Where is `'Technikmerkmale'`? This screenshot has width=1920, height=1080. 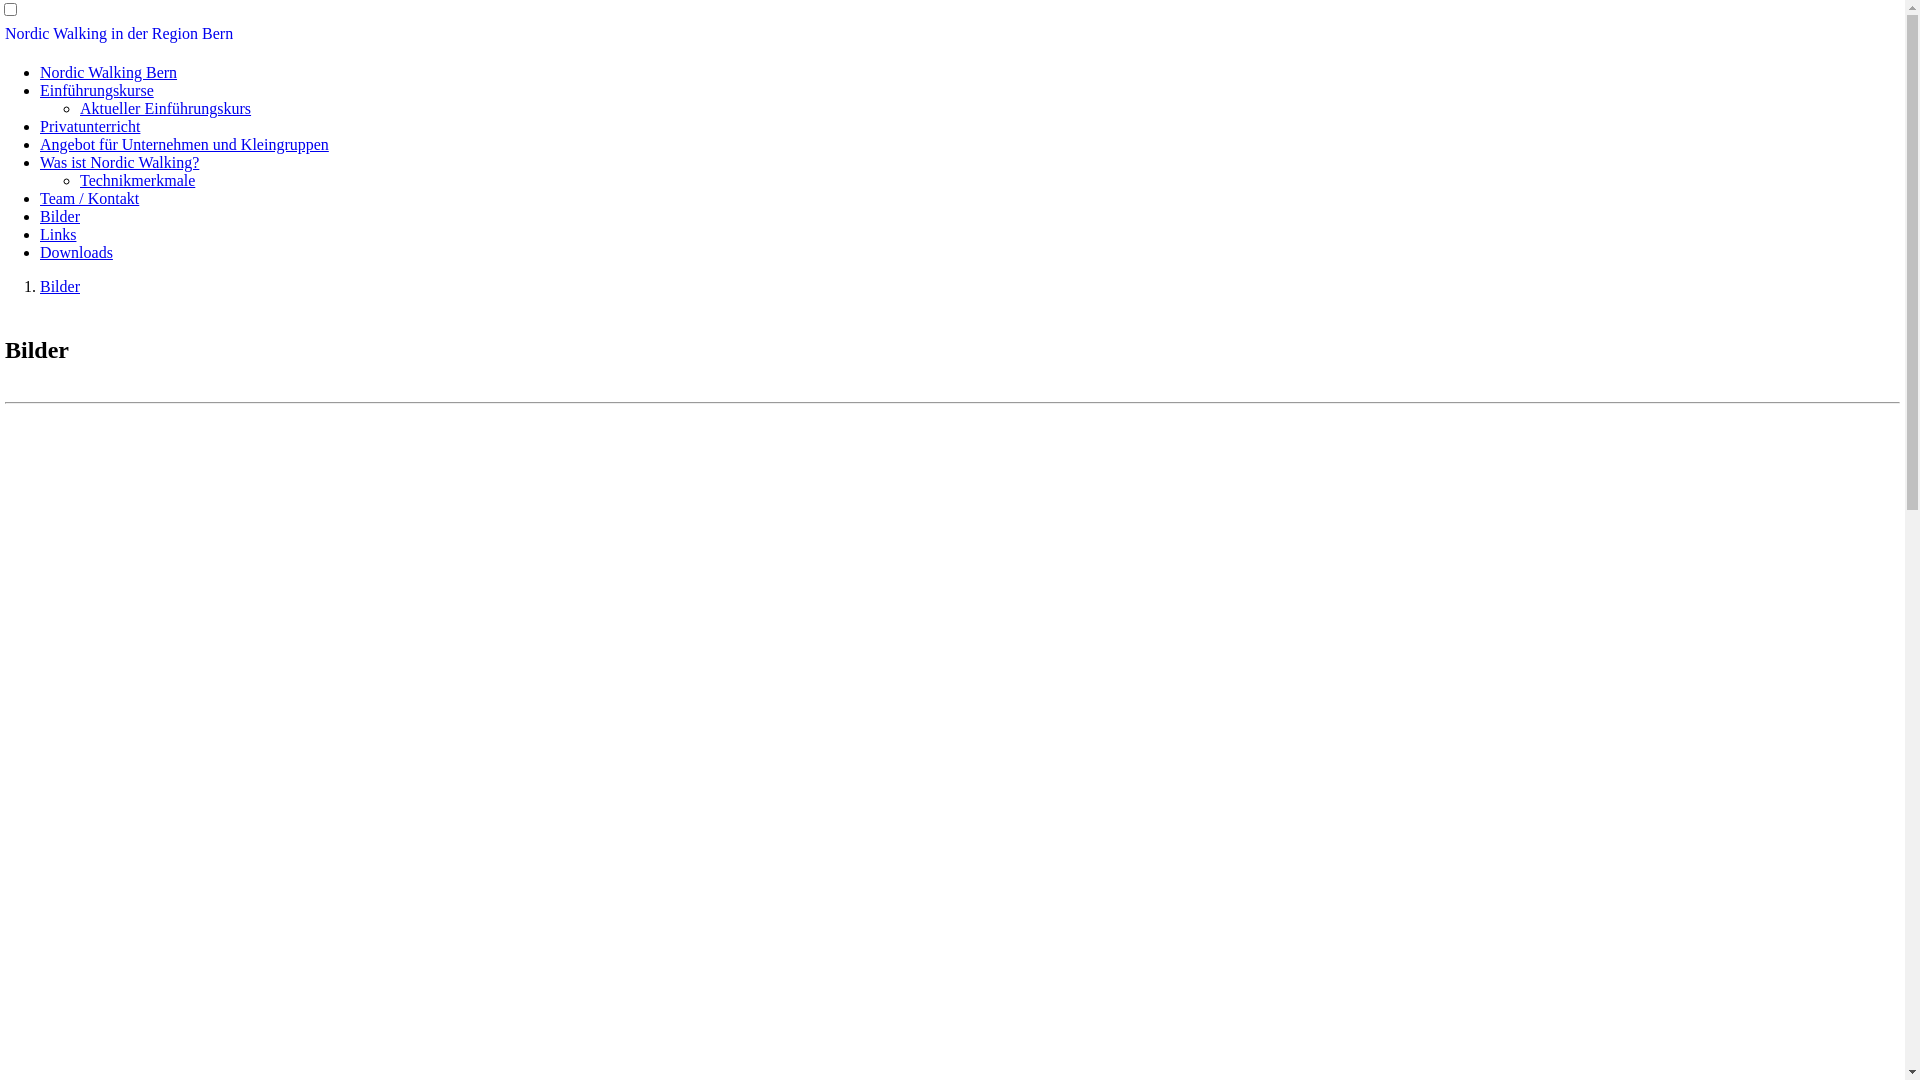
'Technikmerkmale' is located at coordinates (80, 180).